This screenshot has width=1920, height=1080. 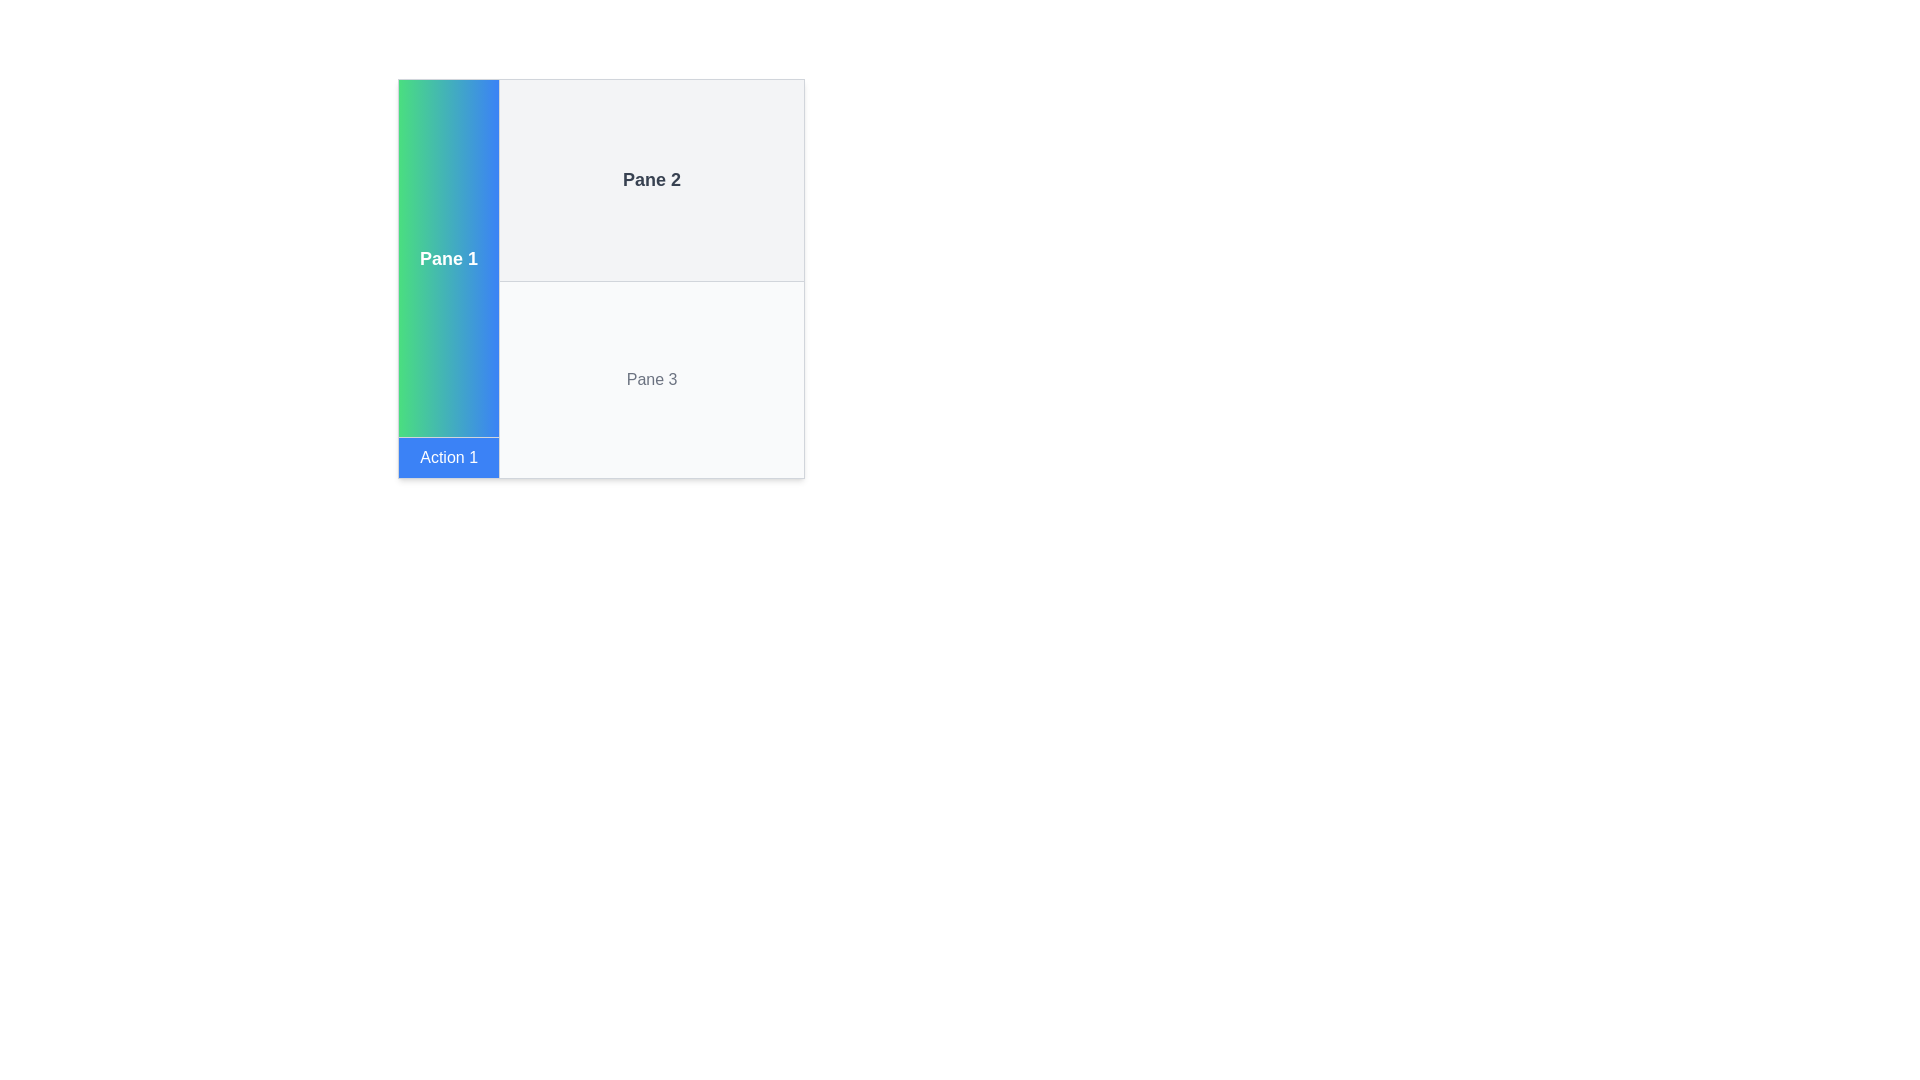 I want to click on the text label 'Pane 3' displayed in gray color, located in the bottom-right quadrant of the interface, so click(x=652, y=379).